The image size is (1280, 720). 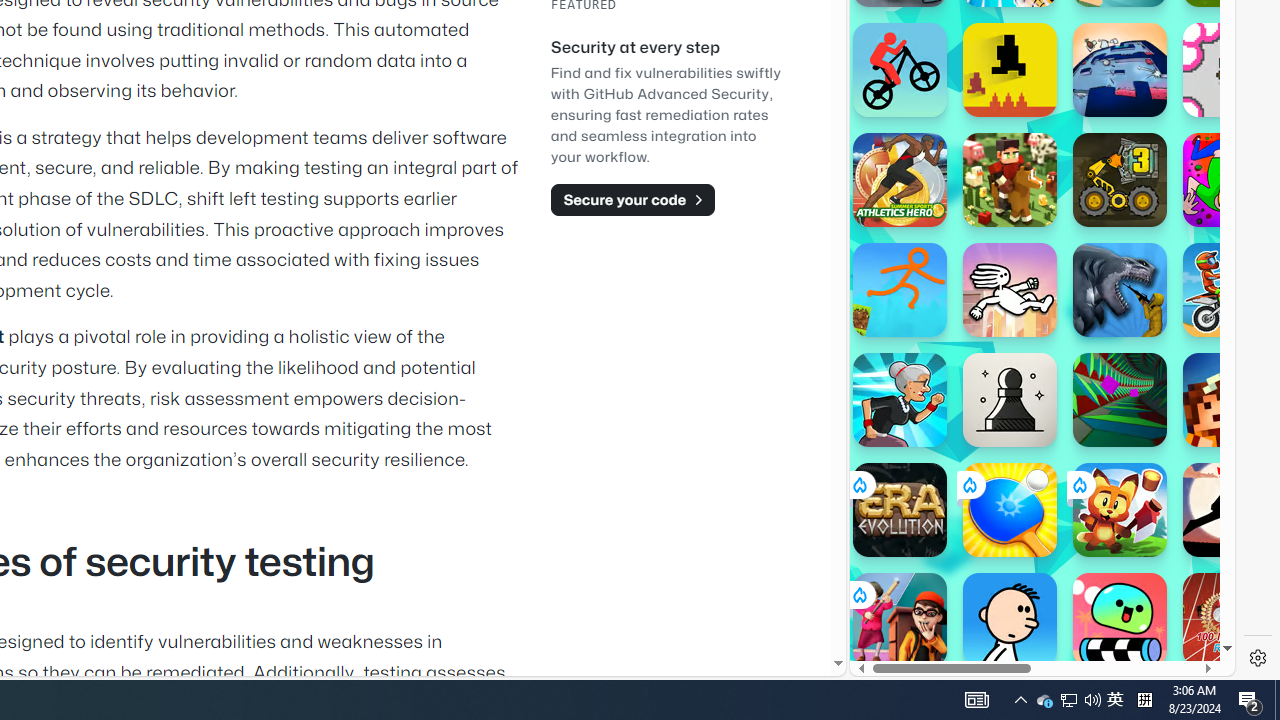 What do you see at coordinates (898, 68) in the screenshot?
I see `'Stickman Bike'` at bounding box center [898, 68].